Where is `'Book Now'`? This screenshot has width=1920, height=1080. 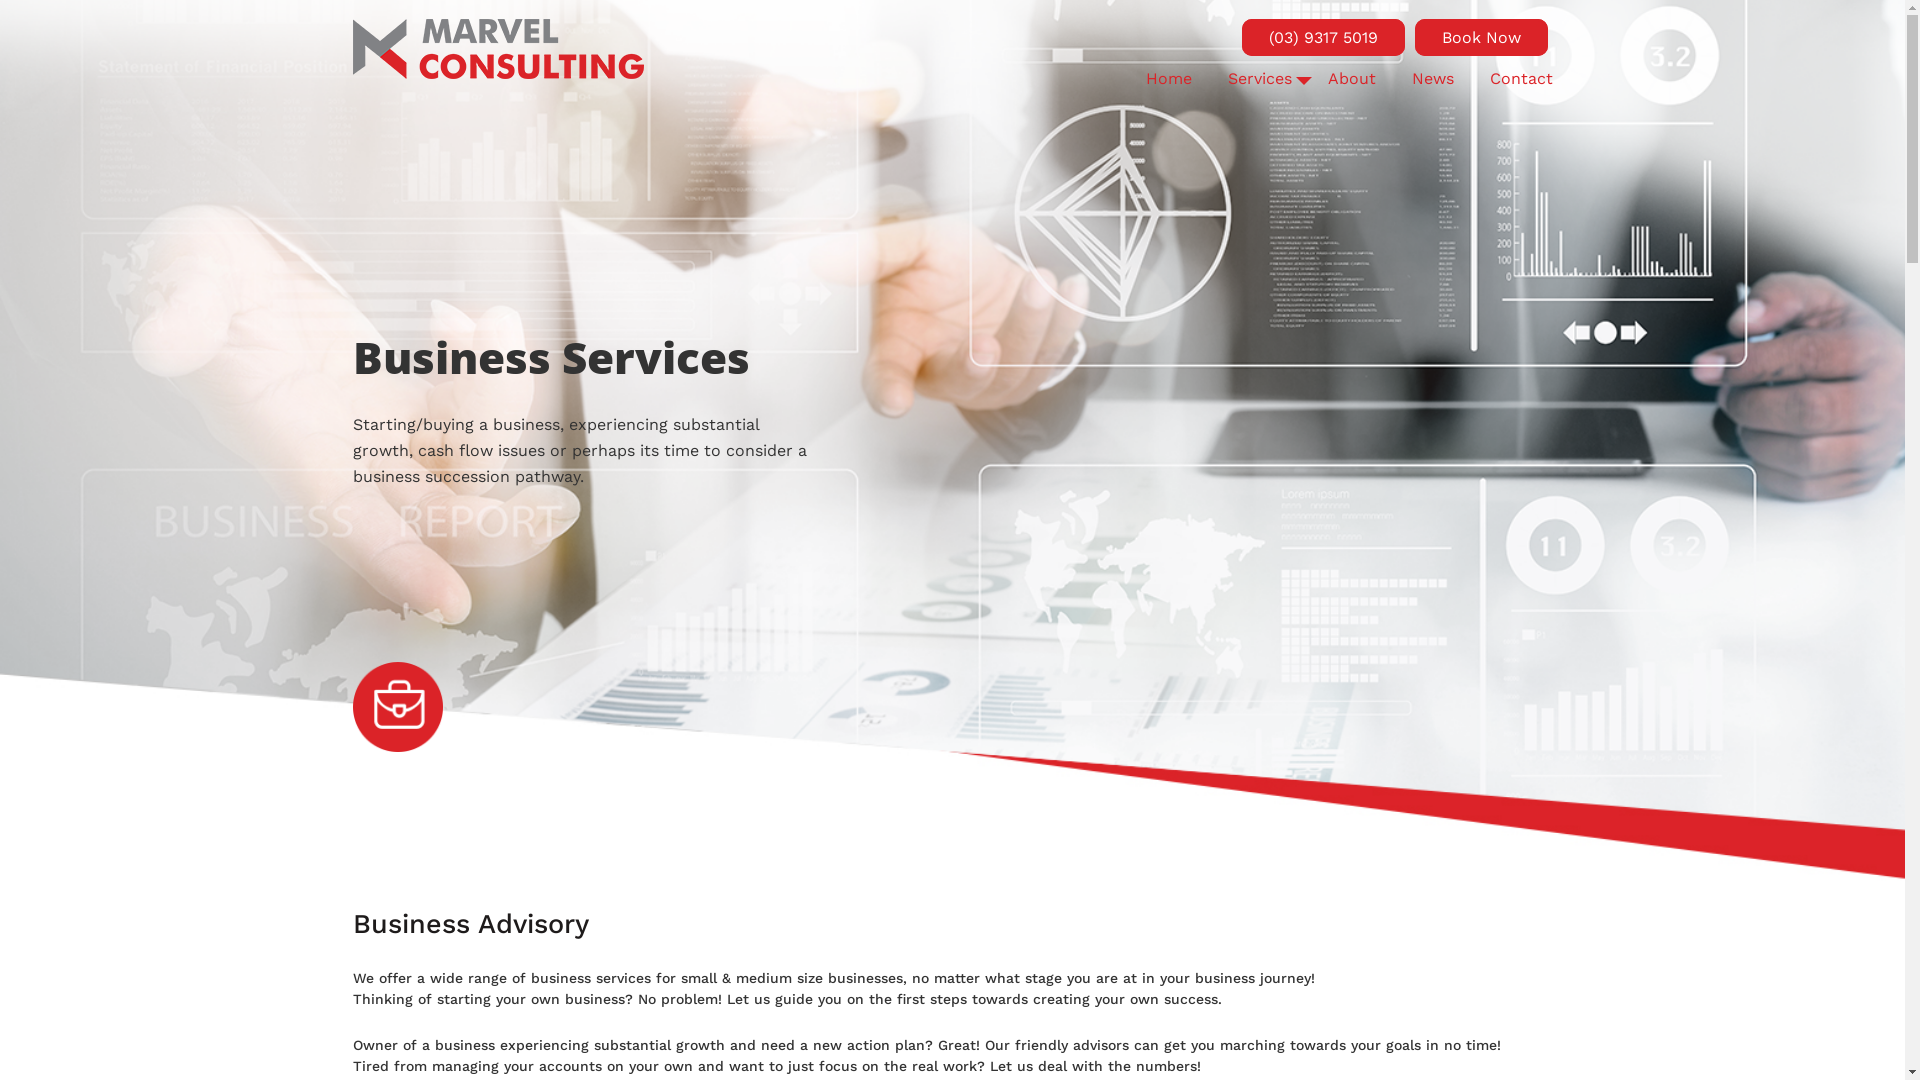
'Book Now' is located at coordinates (1480, 37).